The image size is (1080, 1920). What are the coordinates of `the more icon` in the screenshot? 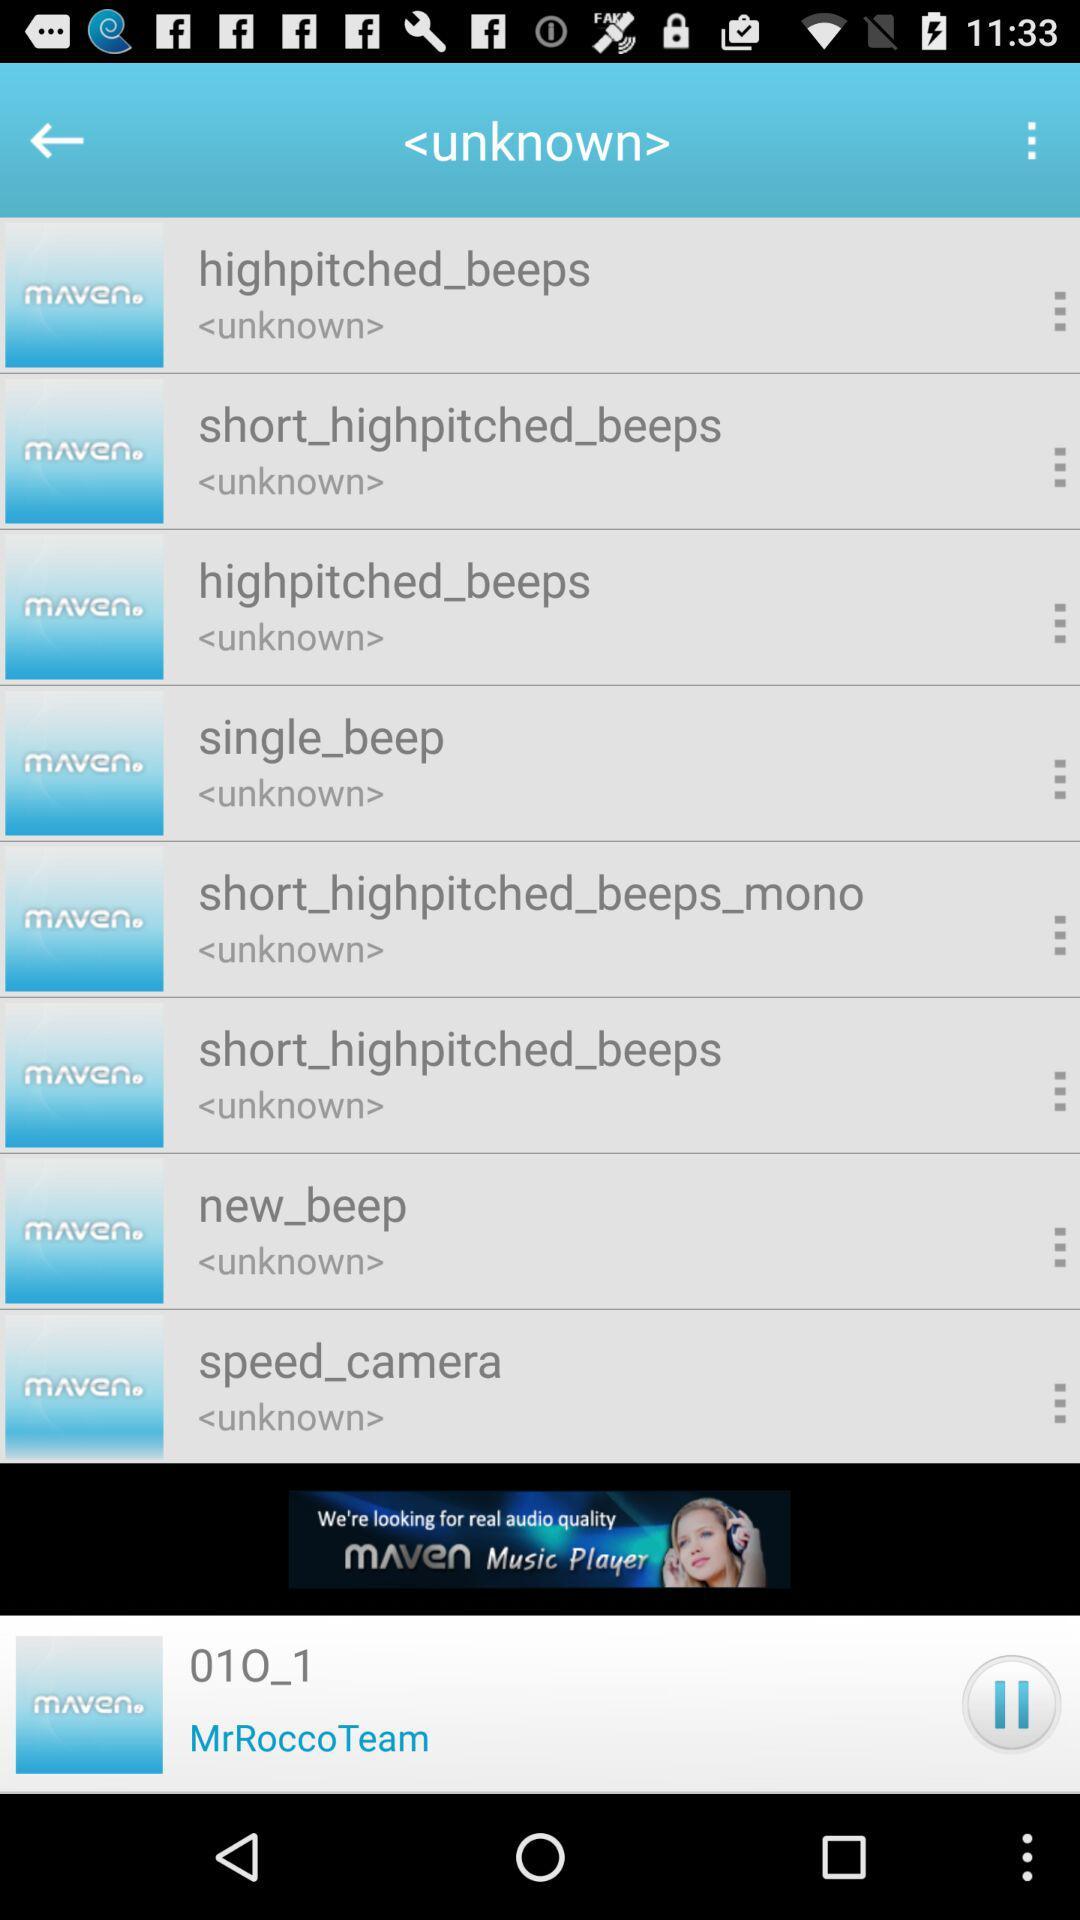 It's located at (1027, 1169).